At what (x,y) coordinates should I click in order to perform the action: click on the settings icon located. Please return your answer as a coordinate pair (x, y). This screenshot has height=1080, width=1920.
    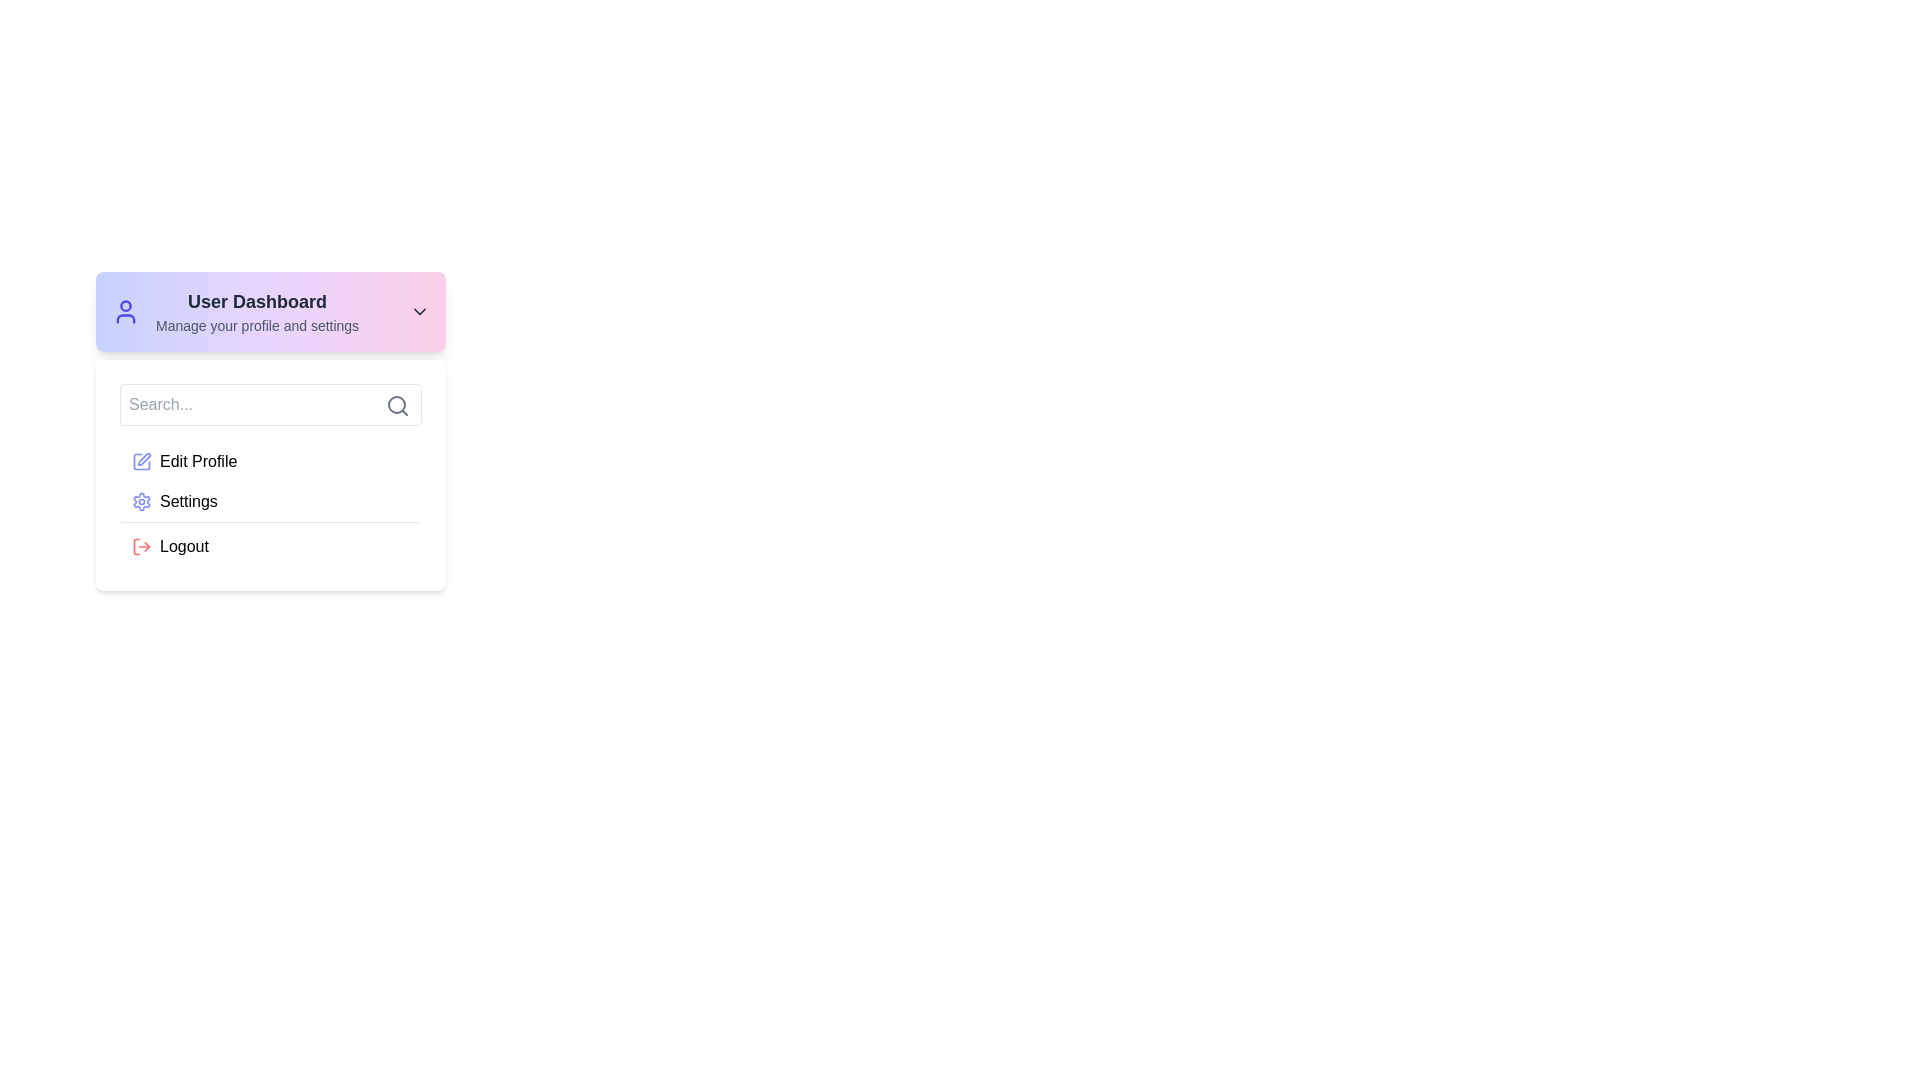
    Looking at the image, I should click on (141, 500).